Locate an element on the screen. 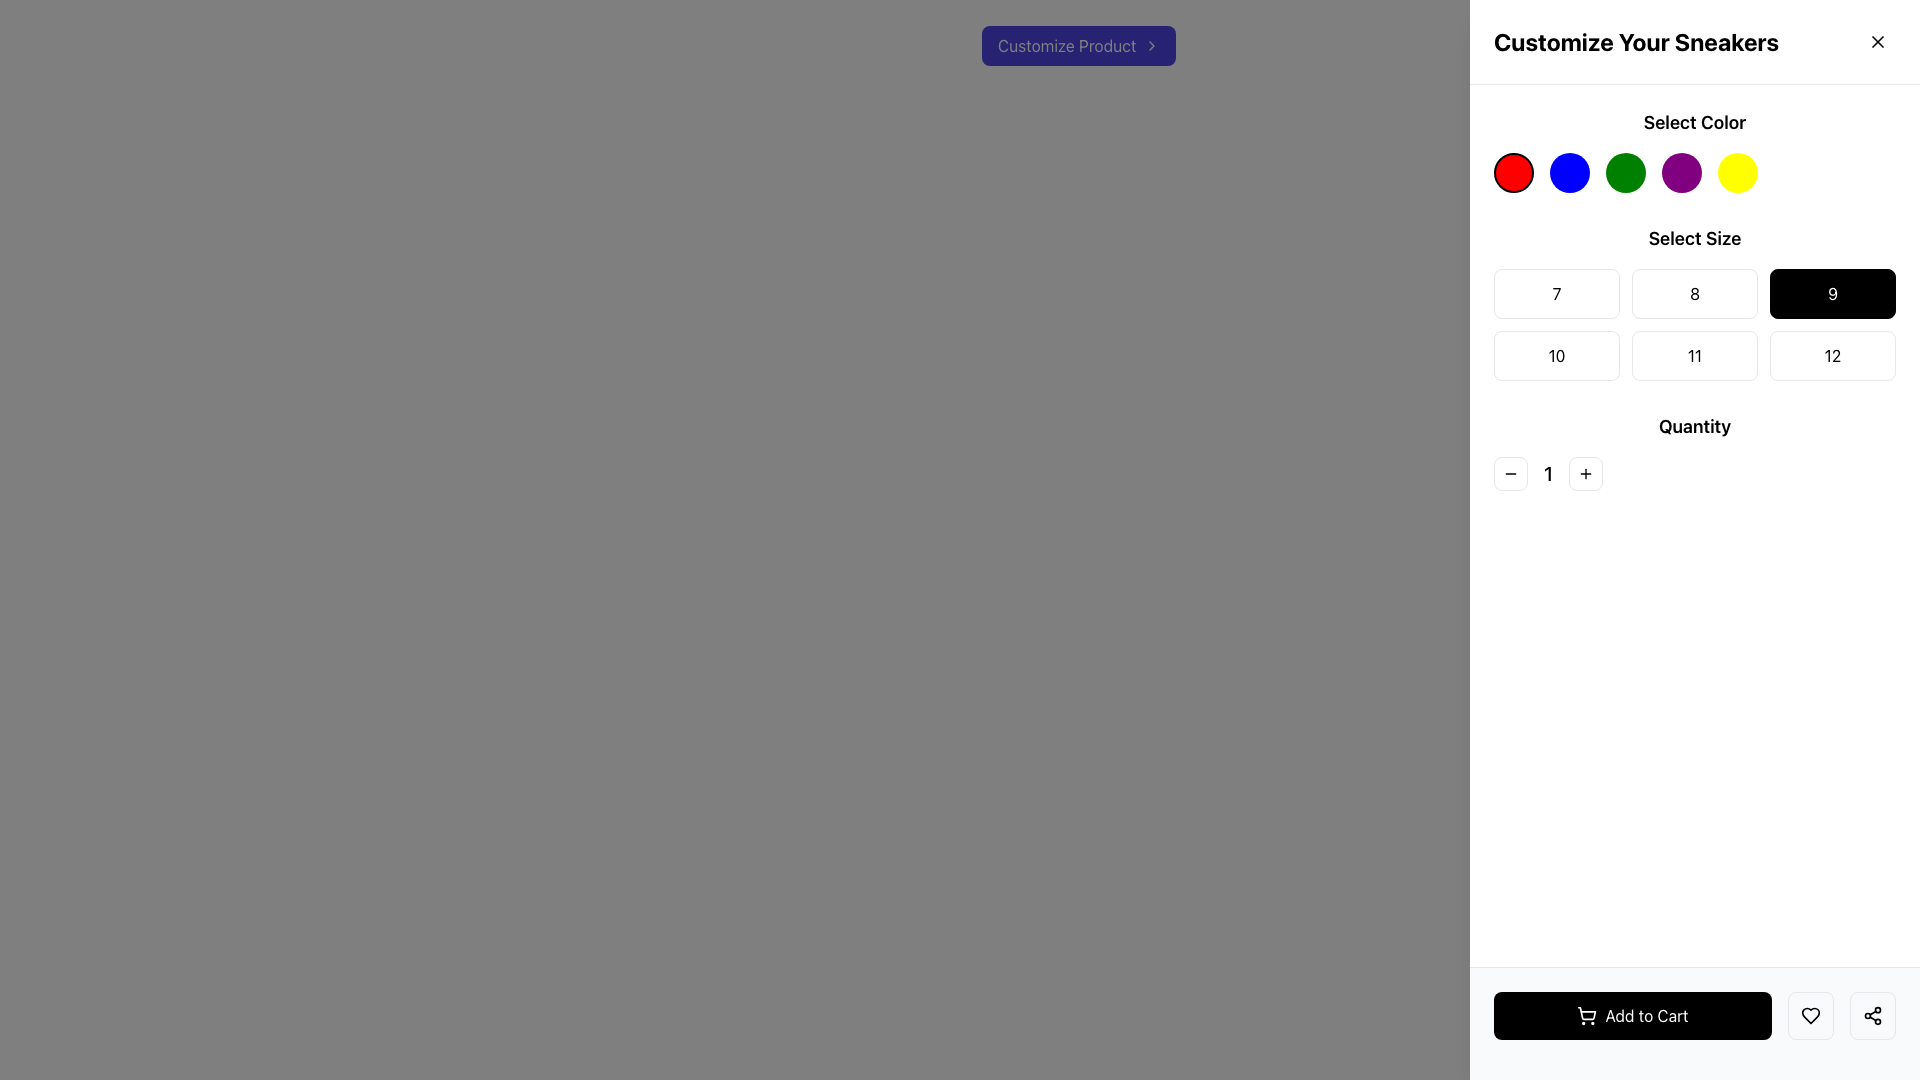 This screenshot has height=1080, width=1920. the black rectangular 'Add to Cart' button with rounded corners to observe its style change is located at coordinates (1693, 1015).